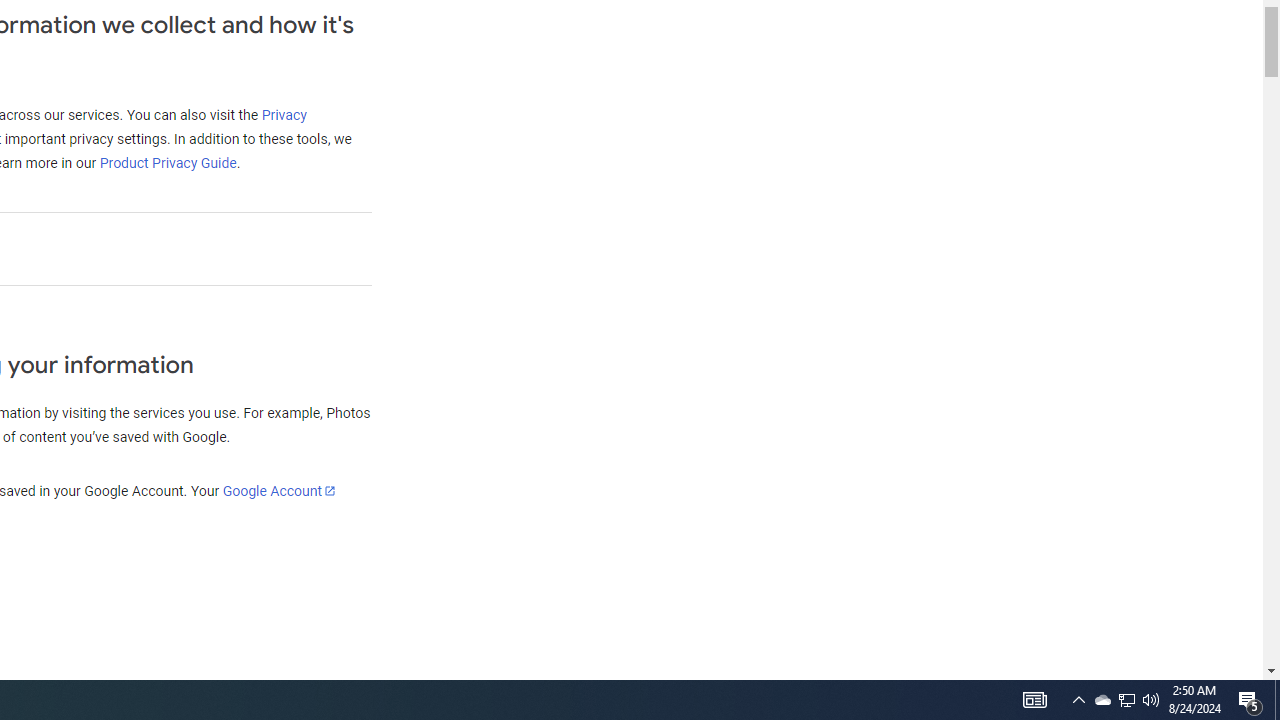 The height and width of the screenshot is (720, 1280). What do you see at coordinates (167, 162) in the screenshot?
I see `'Product Privacy Guide'` at bounding box center [167, 162].